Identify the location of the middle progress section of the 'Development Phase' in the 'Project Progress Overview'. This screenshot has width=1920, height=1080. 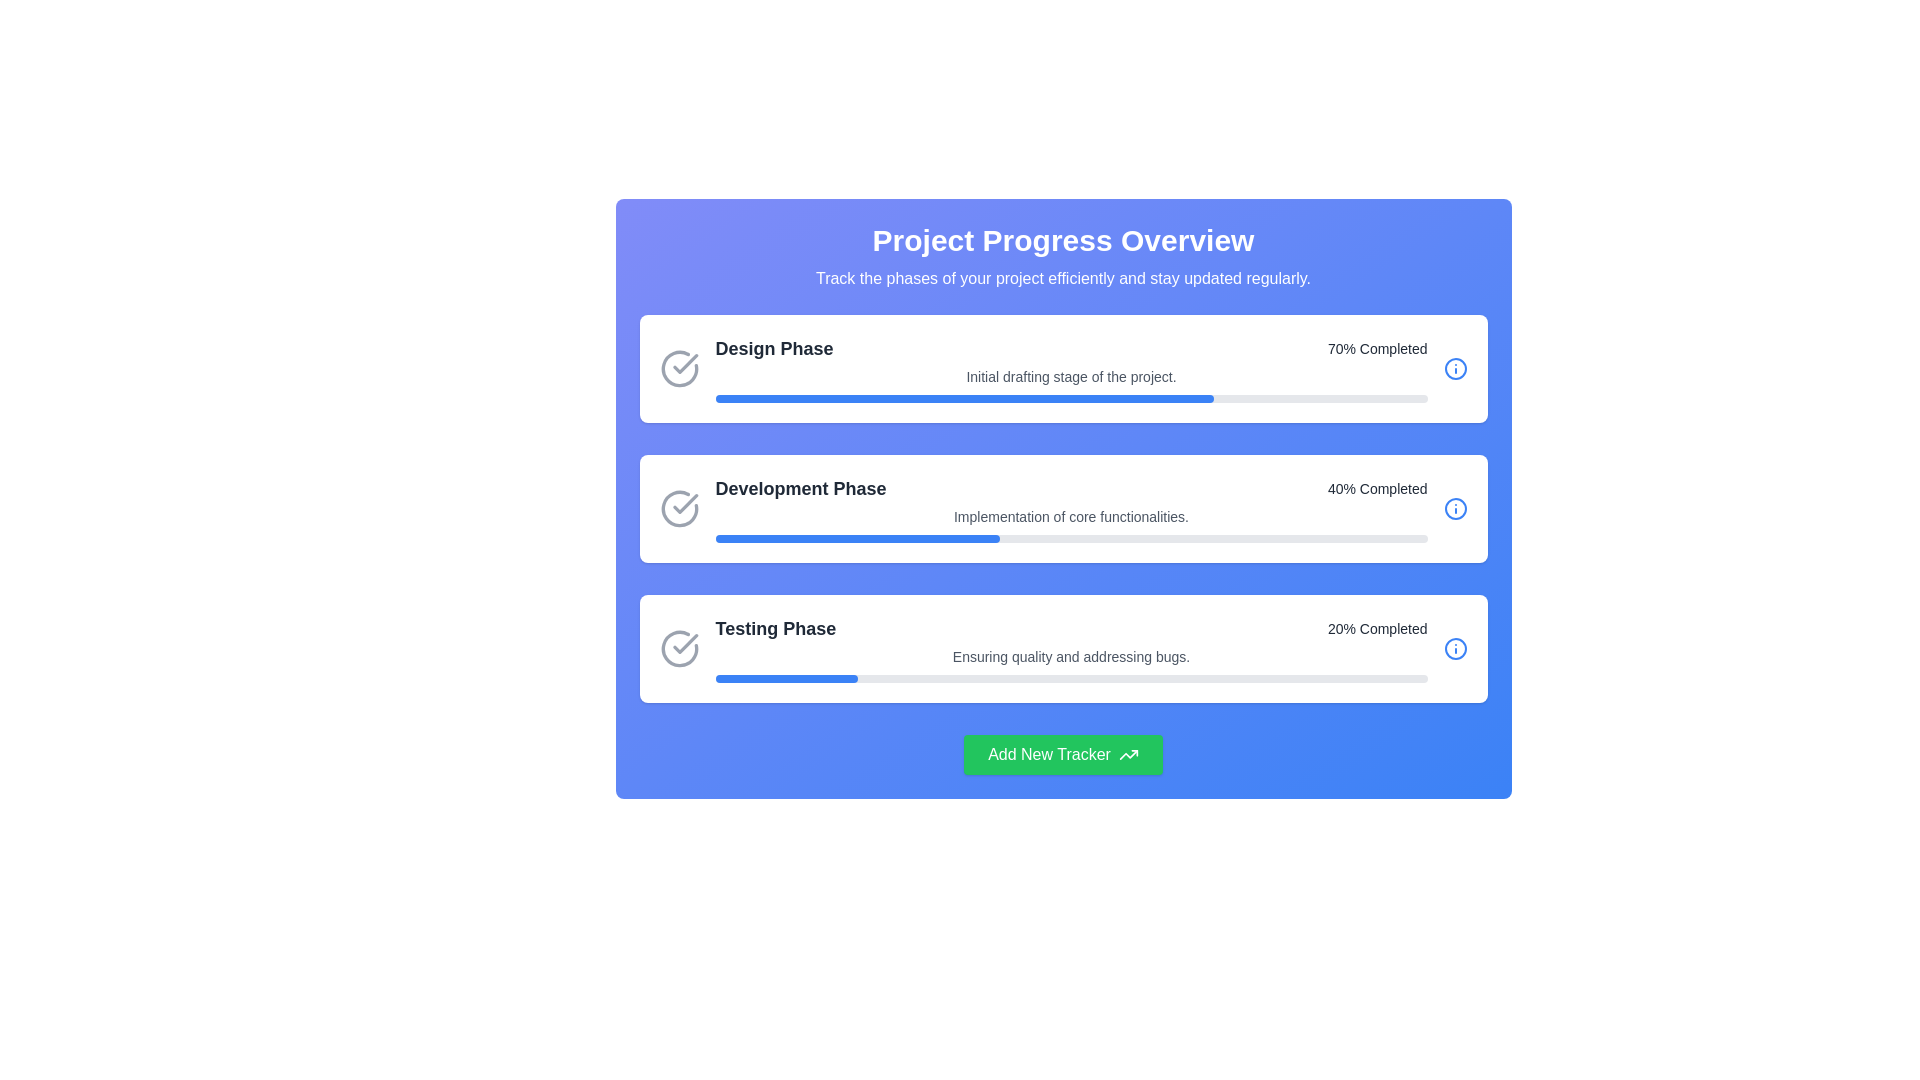
(1062, 508).